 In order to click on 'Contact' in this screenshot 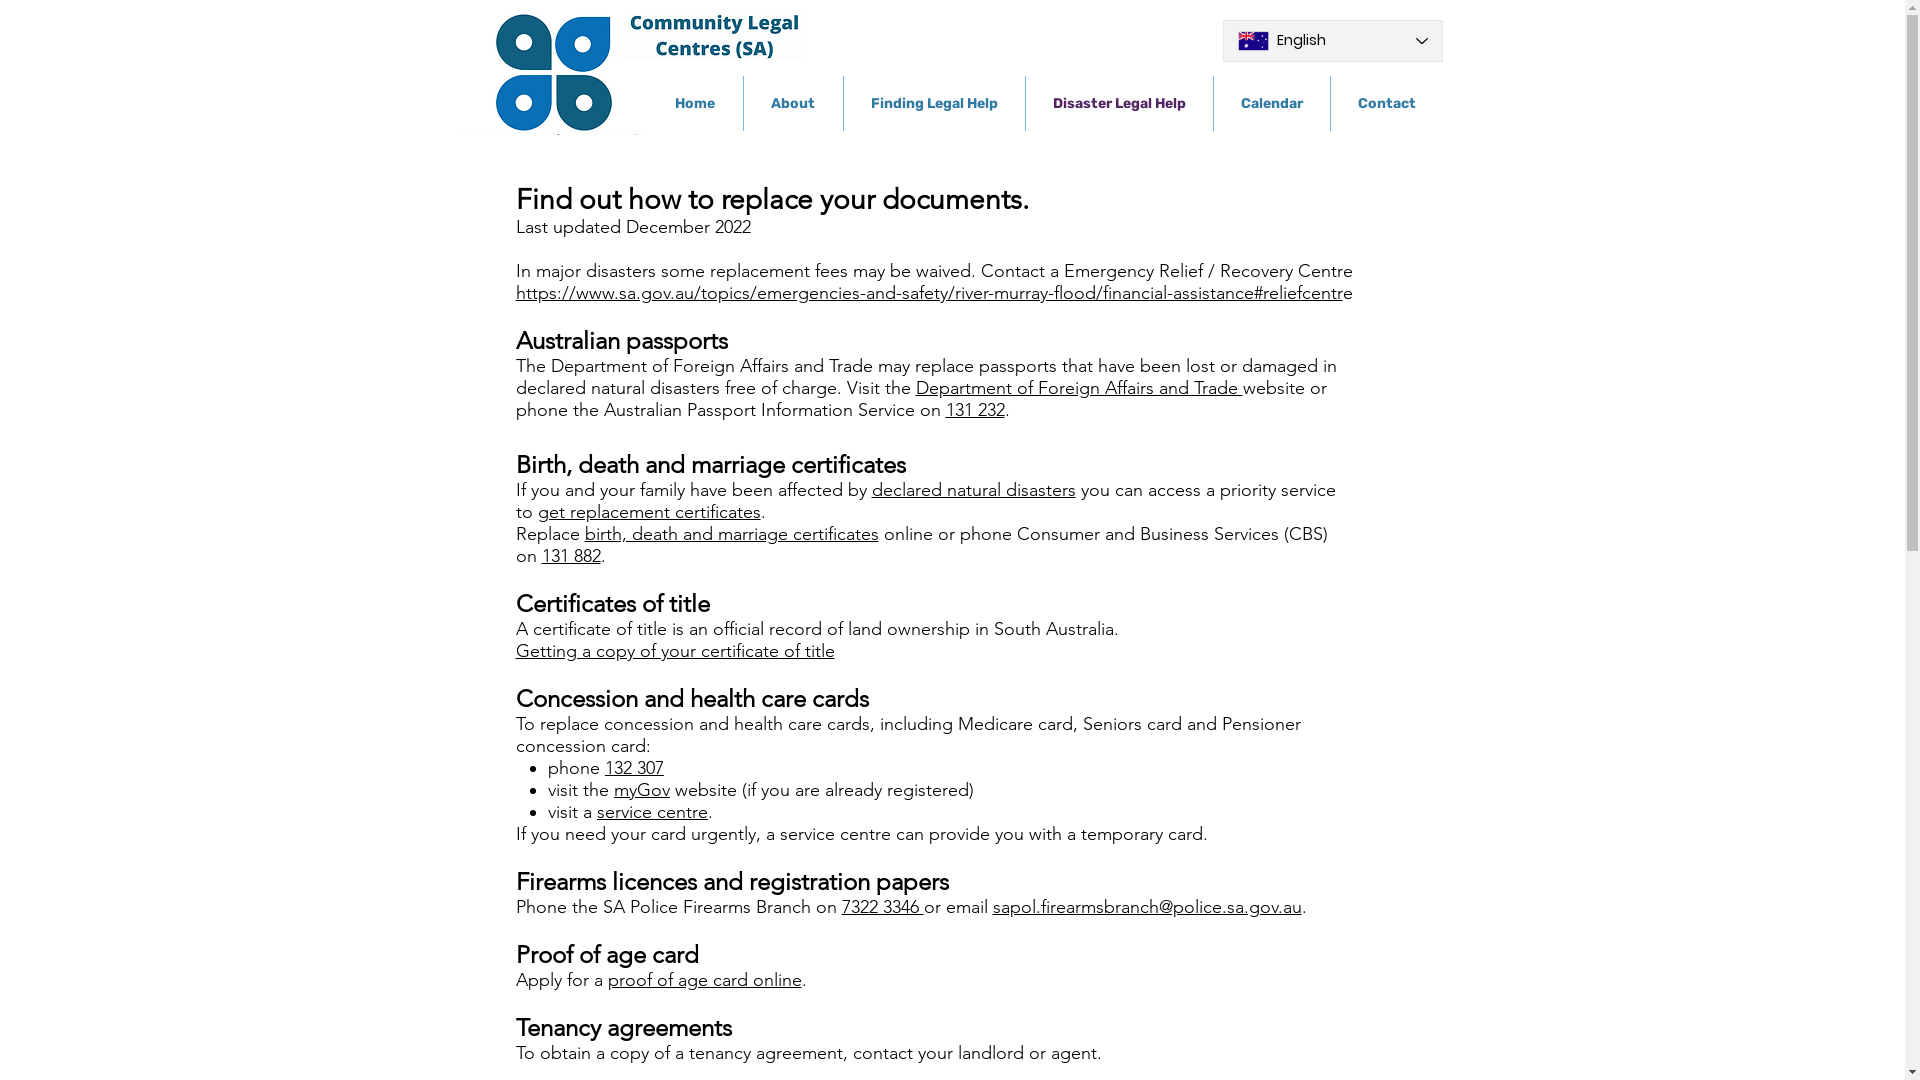, I will do `click(1329, 103)`.